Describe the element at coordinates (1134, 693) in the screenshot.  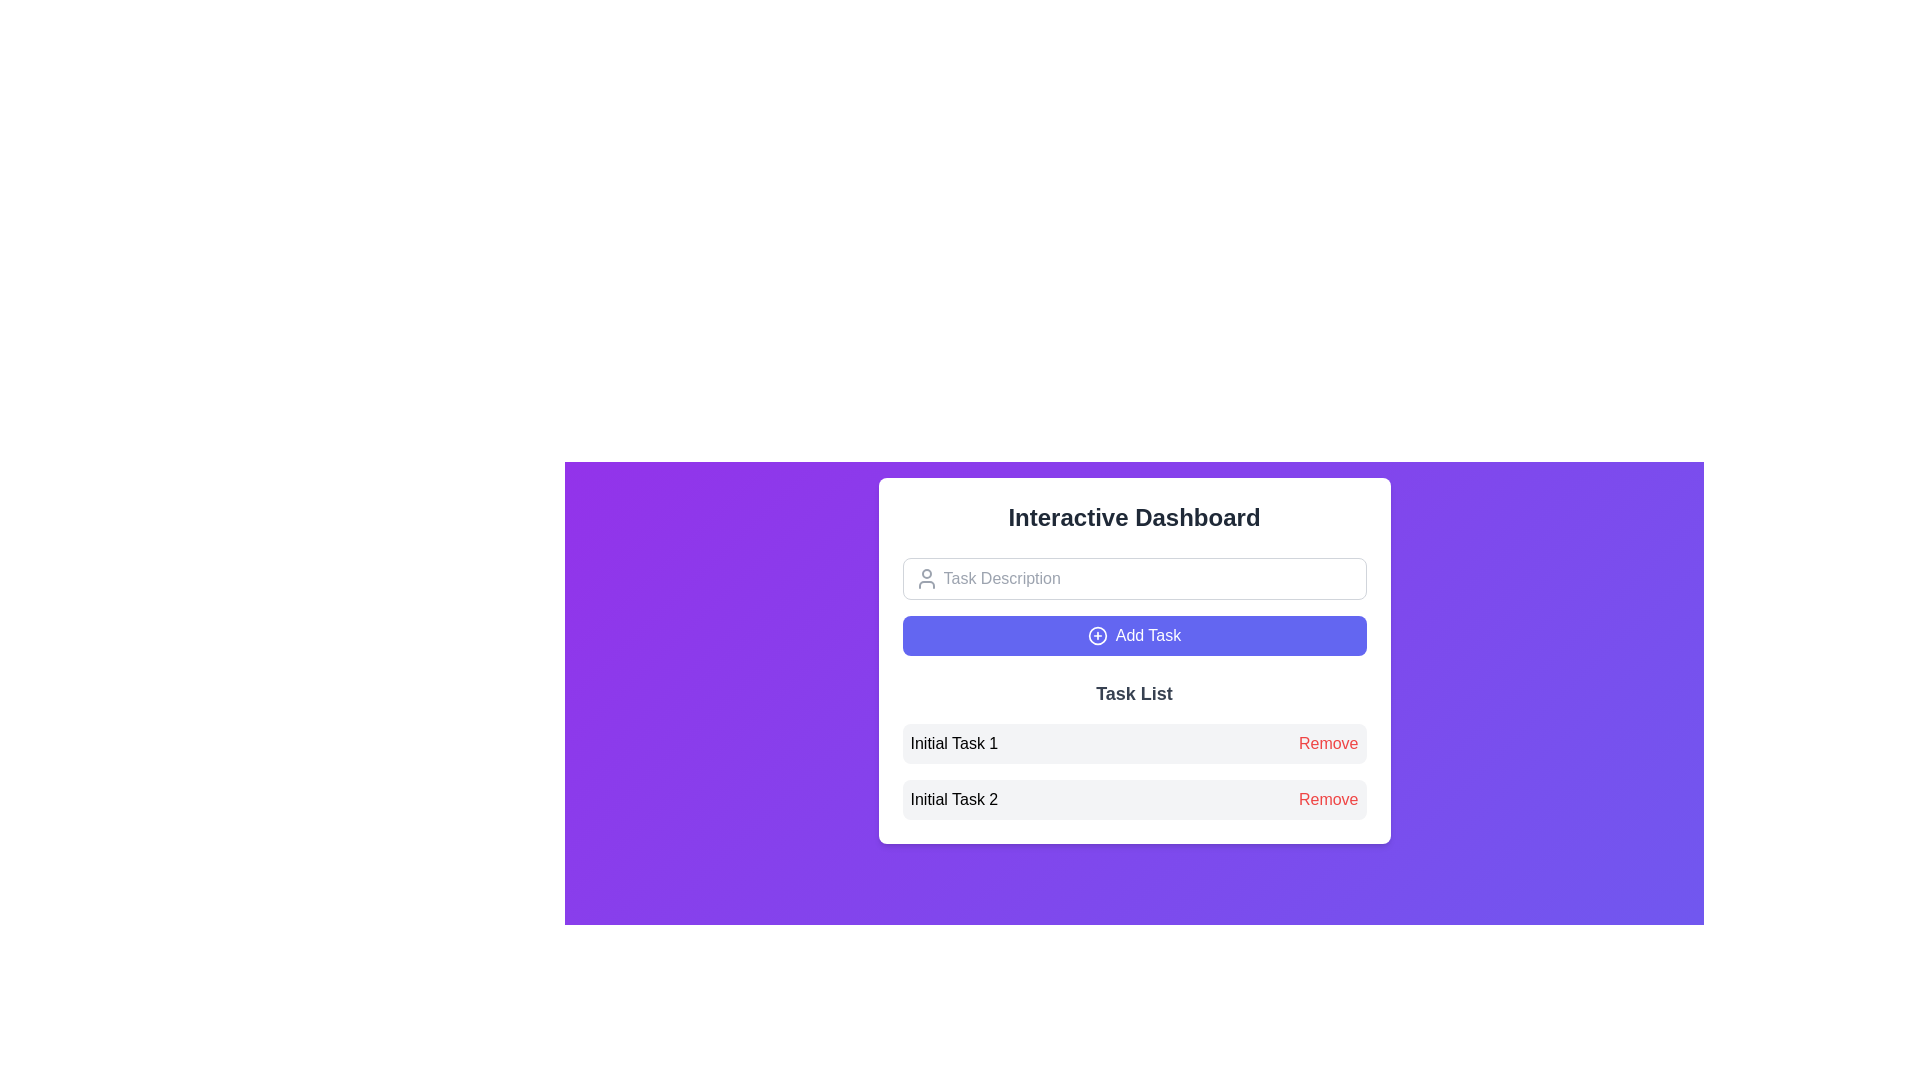
I see `the static text label that displays 'Task List', which is styled in bold and slightly larger font, located centrally on a white card-like area` at that location.